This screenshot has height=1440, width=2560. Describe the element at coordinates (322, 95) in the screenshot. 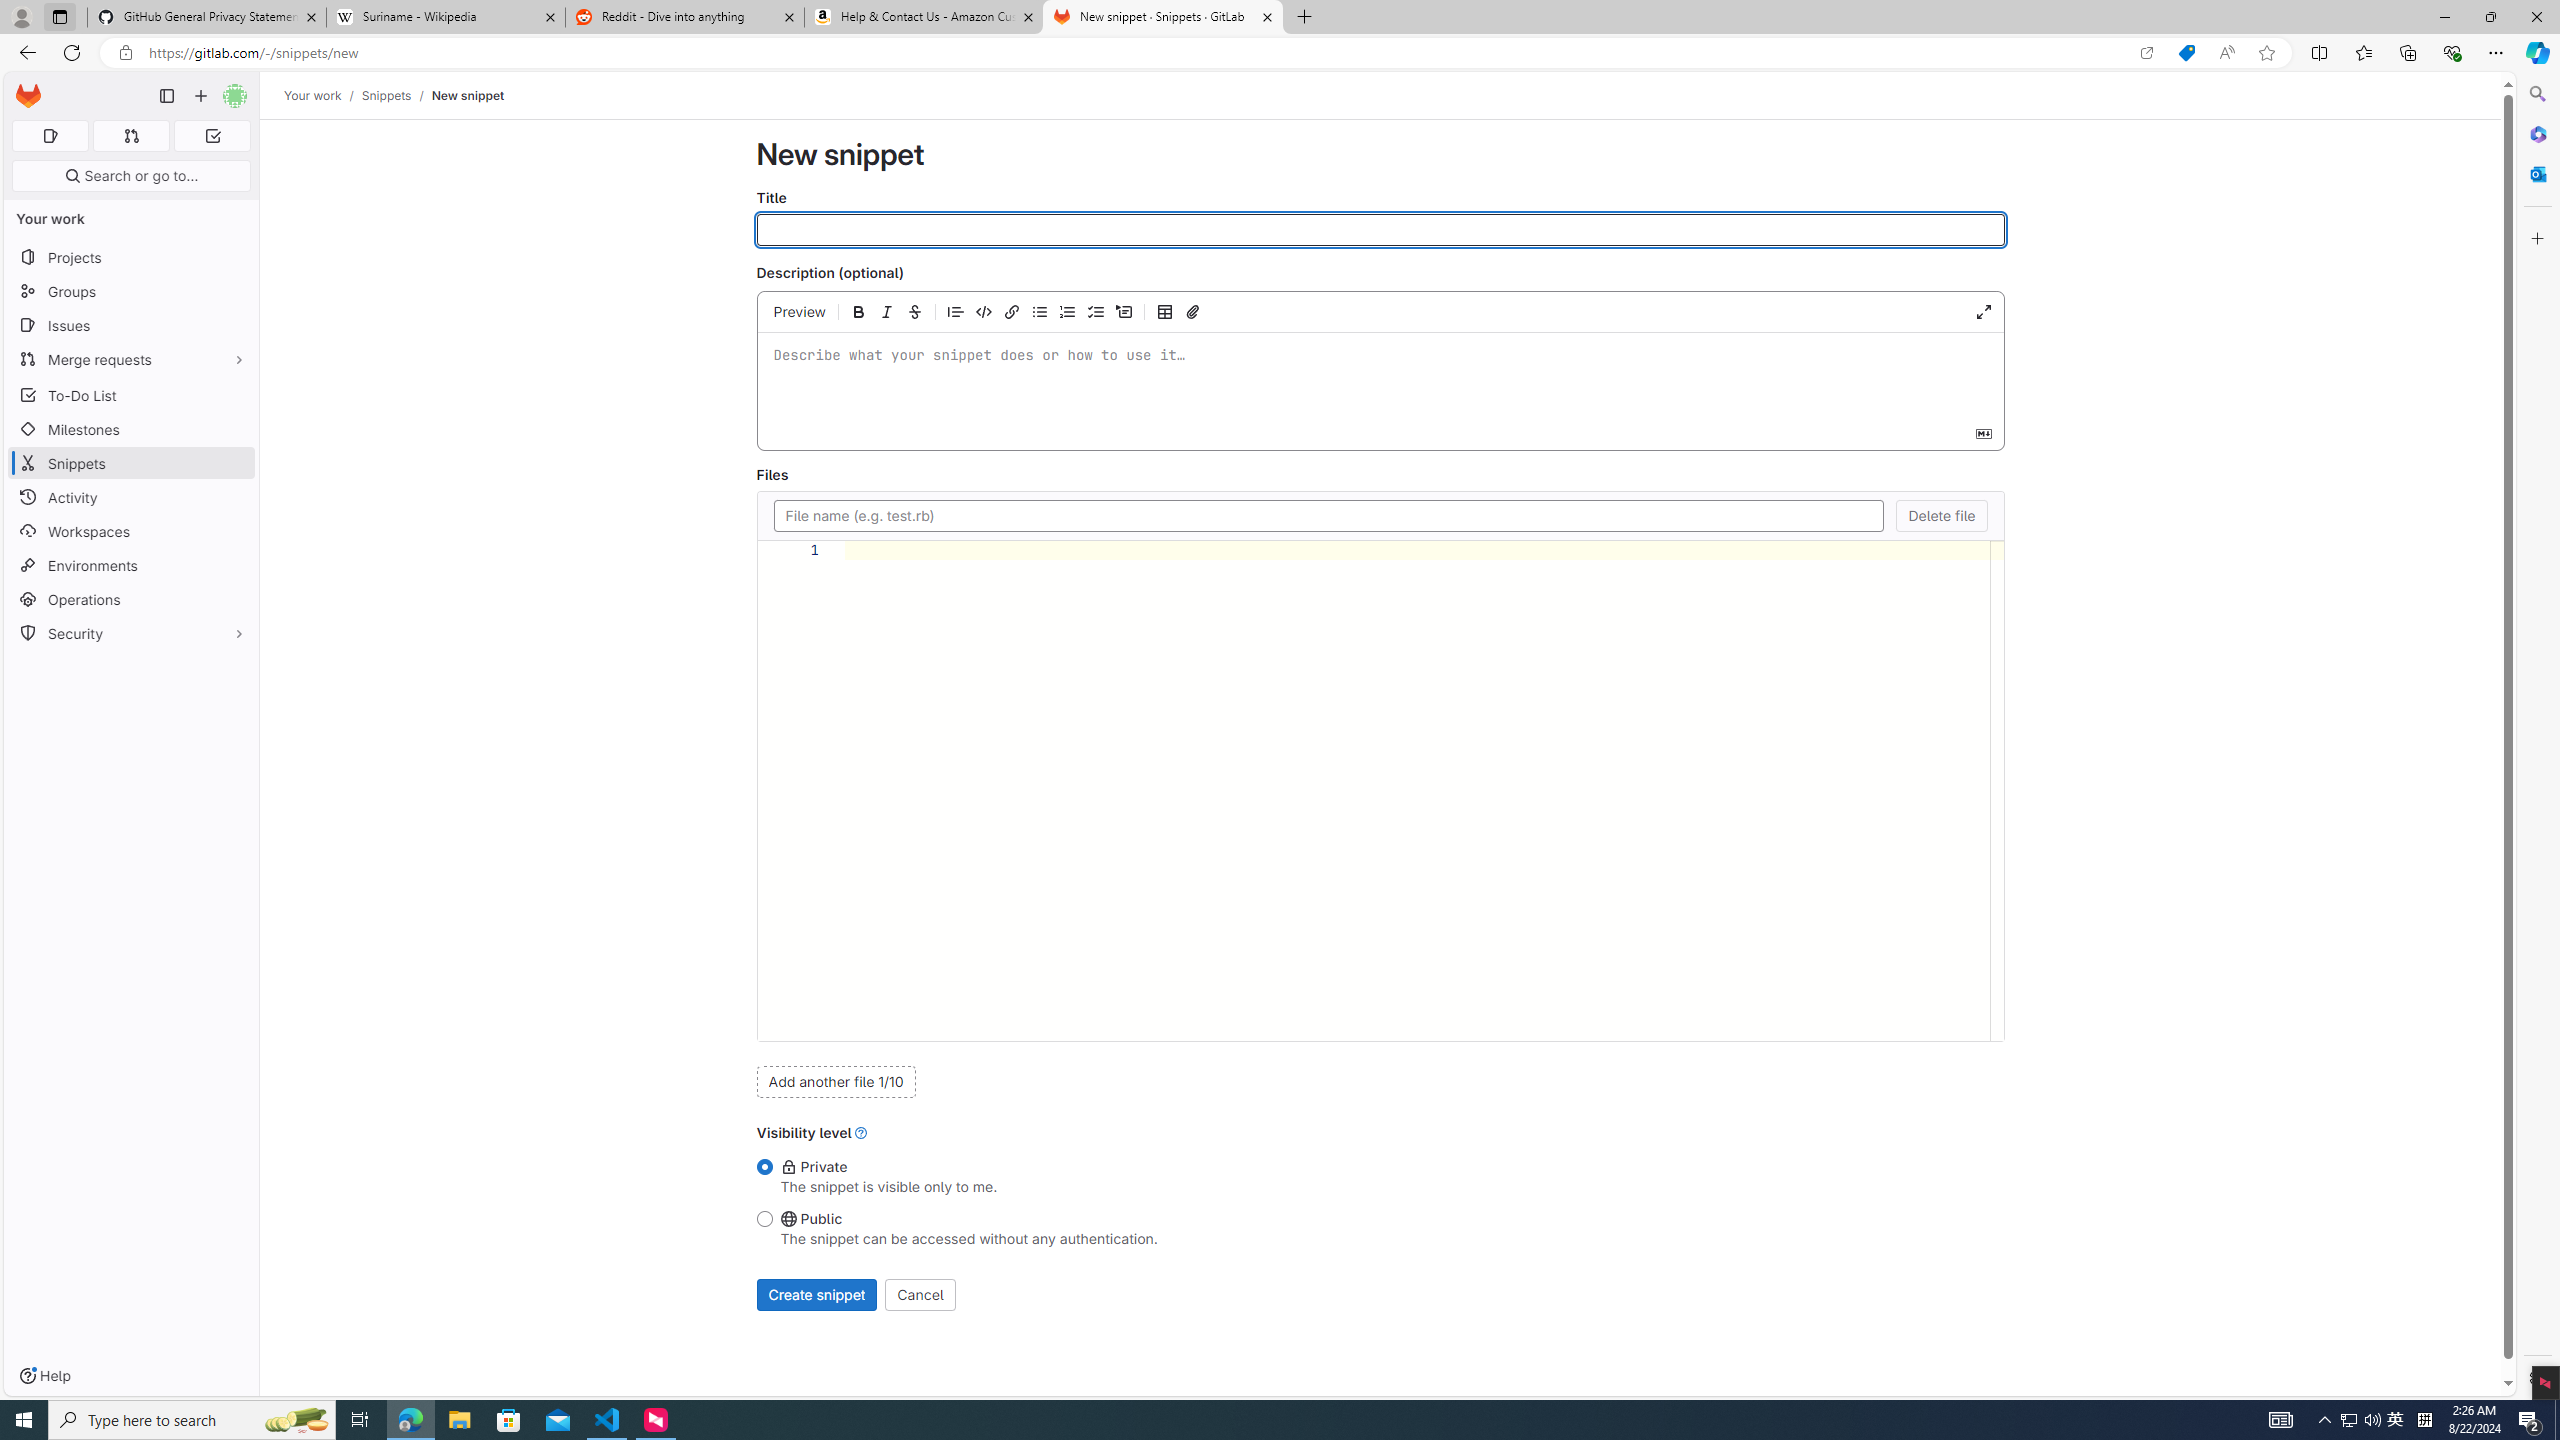

I see `'Your work/'` at that location.